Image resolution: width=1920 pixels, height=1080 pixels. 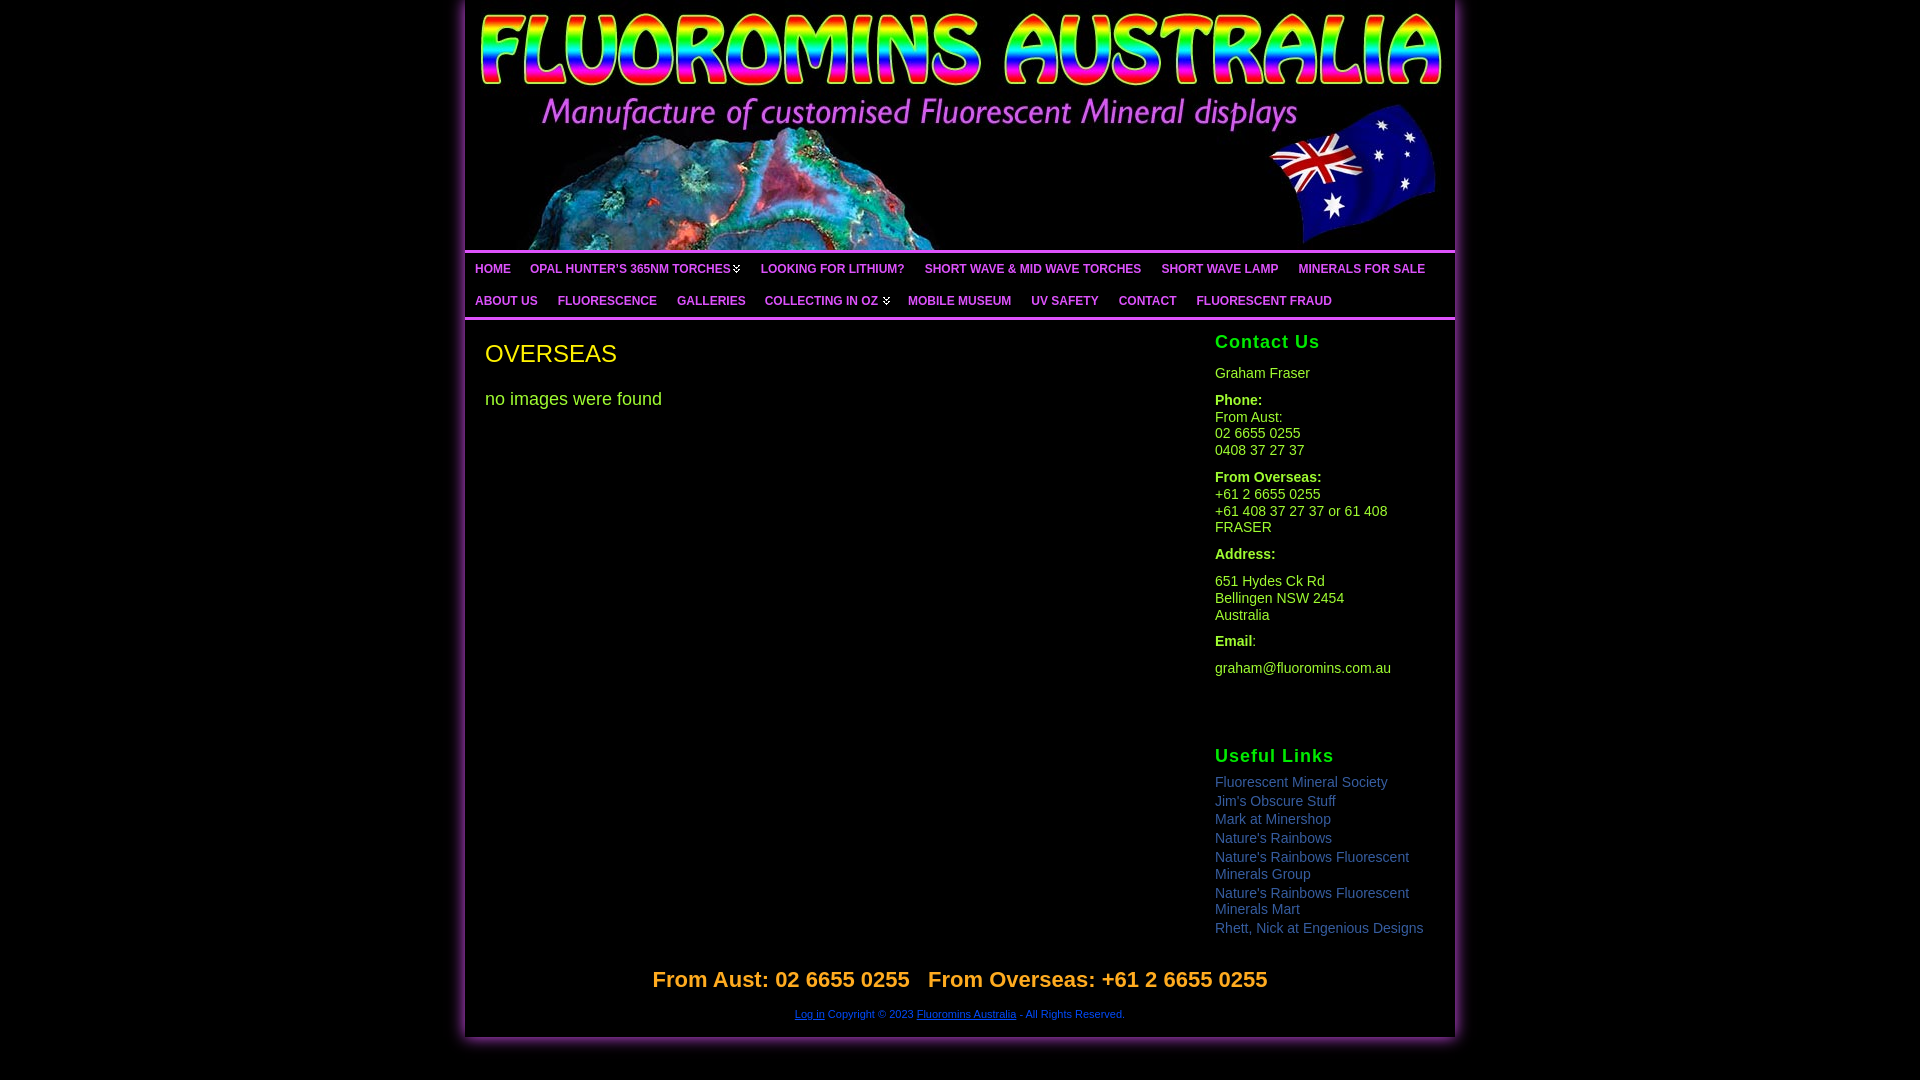 What do you see at coordinates (1213, 781) in the screenshot?
I see `'Fluorescent Mineral Society'` at bounding box center [1213, 781].